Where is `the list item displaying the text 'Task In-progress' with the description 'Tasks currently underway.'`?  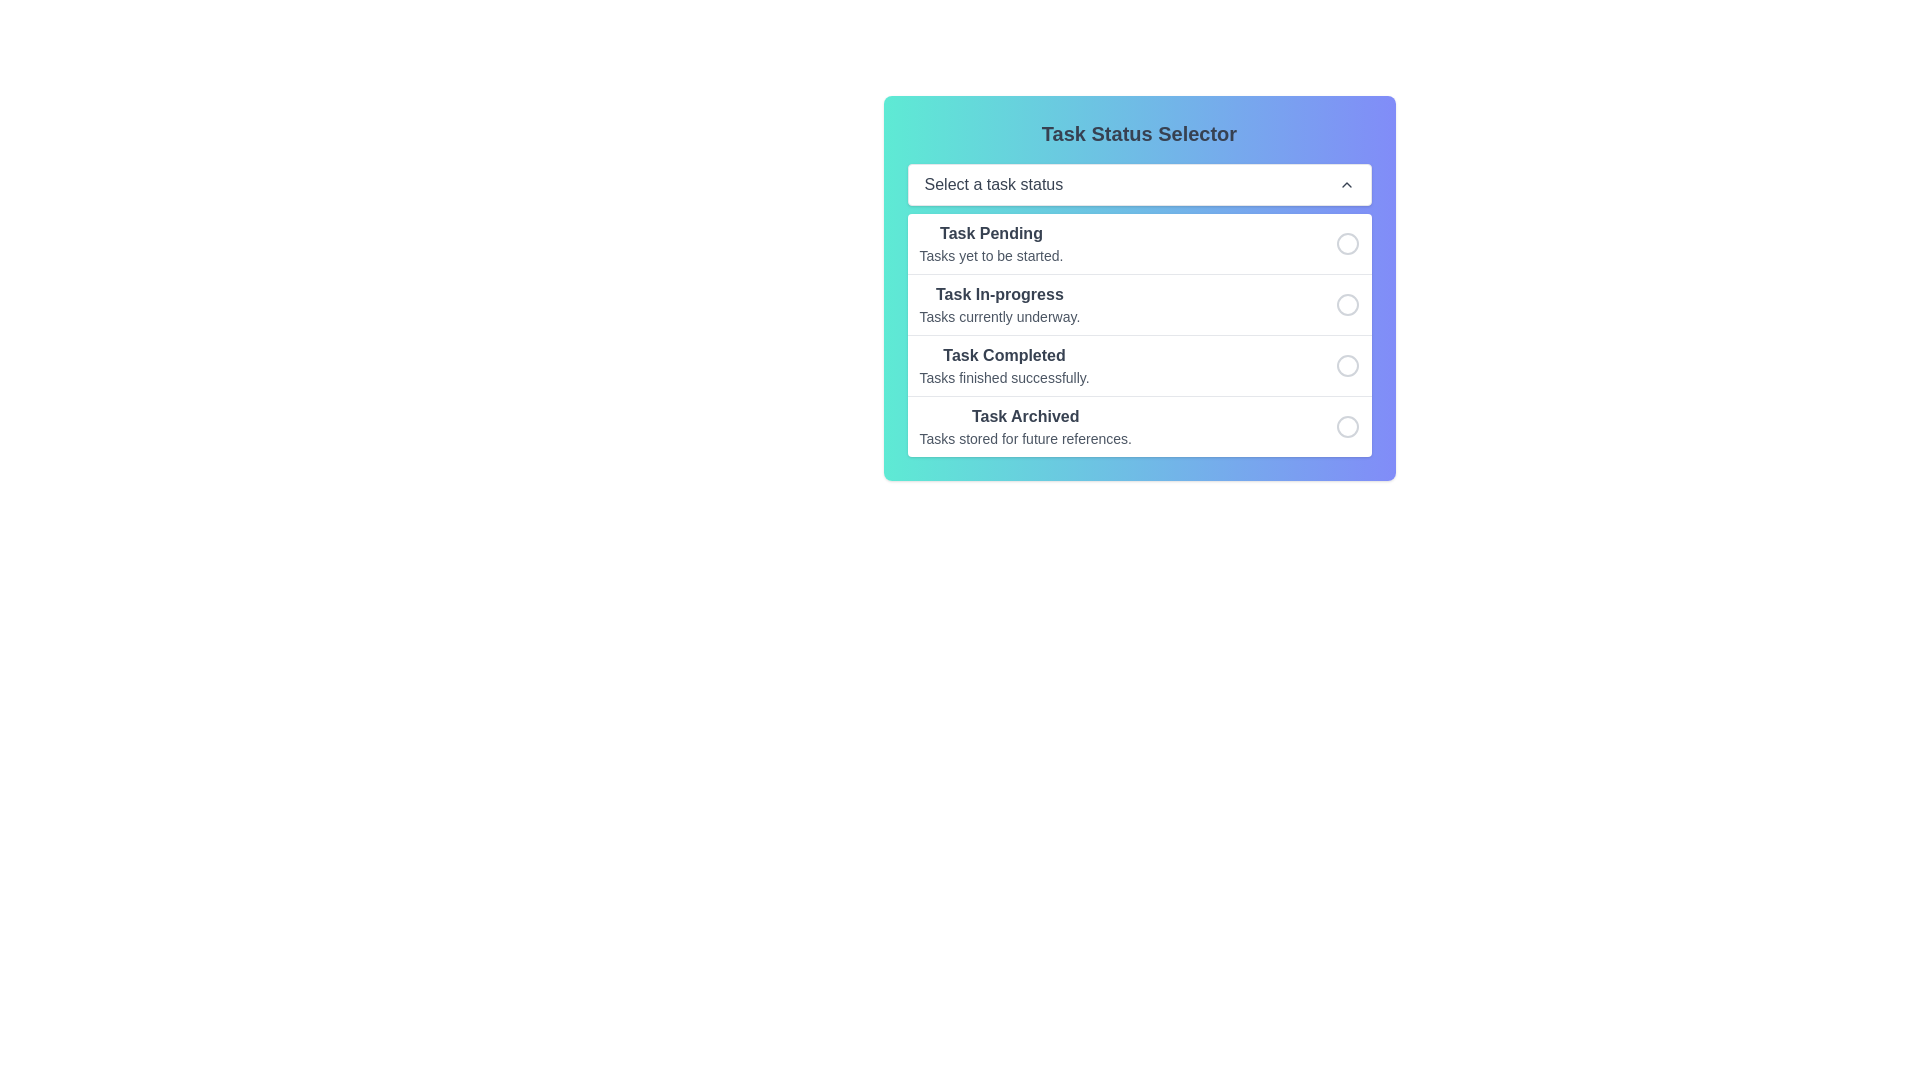
the list item displaying the text 'Task In-progress' with the description 'Tasks currently underway.' is located at coordinates (999, 304).